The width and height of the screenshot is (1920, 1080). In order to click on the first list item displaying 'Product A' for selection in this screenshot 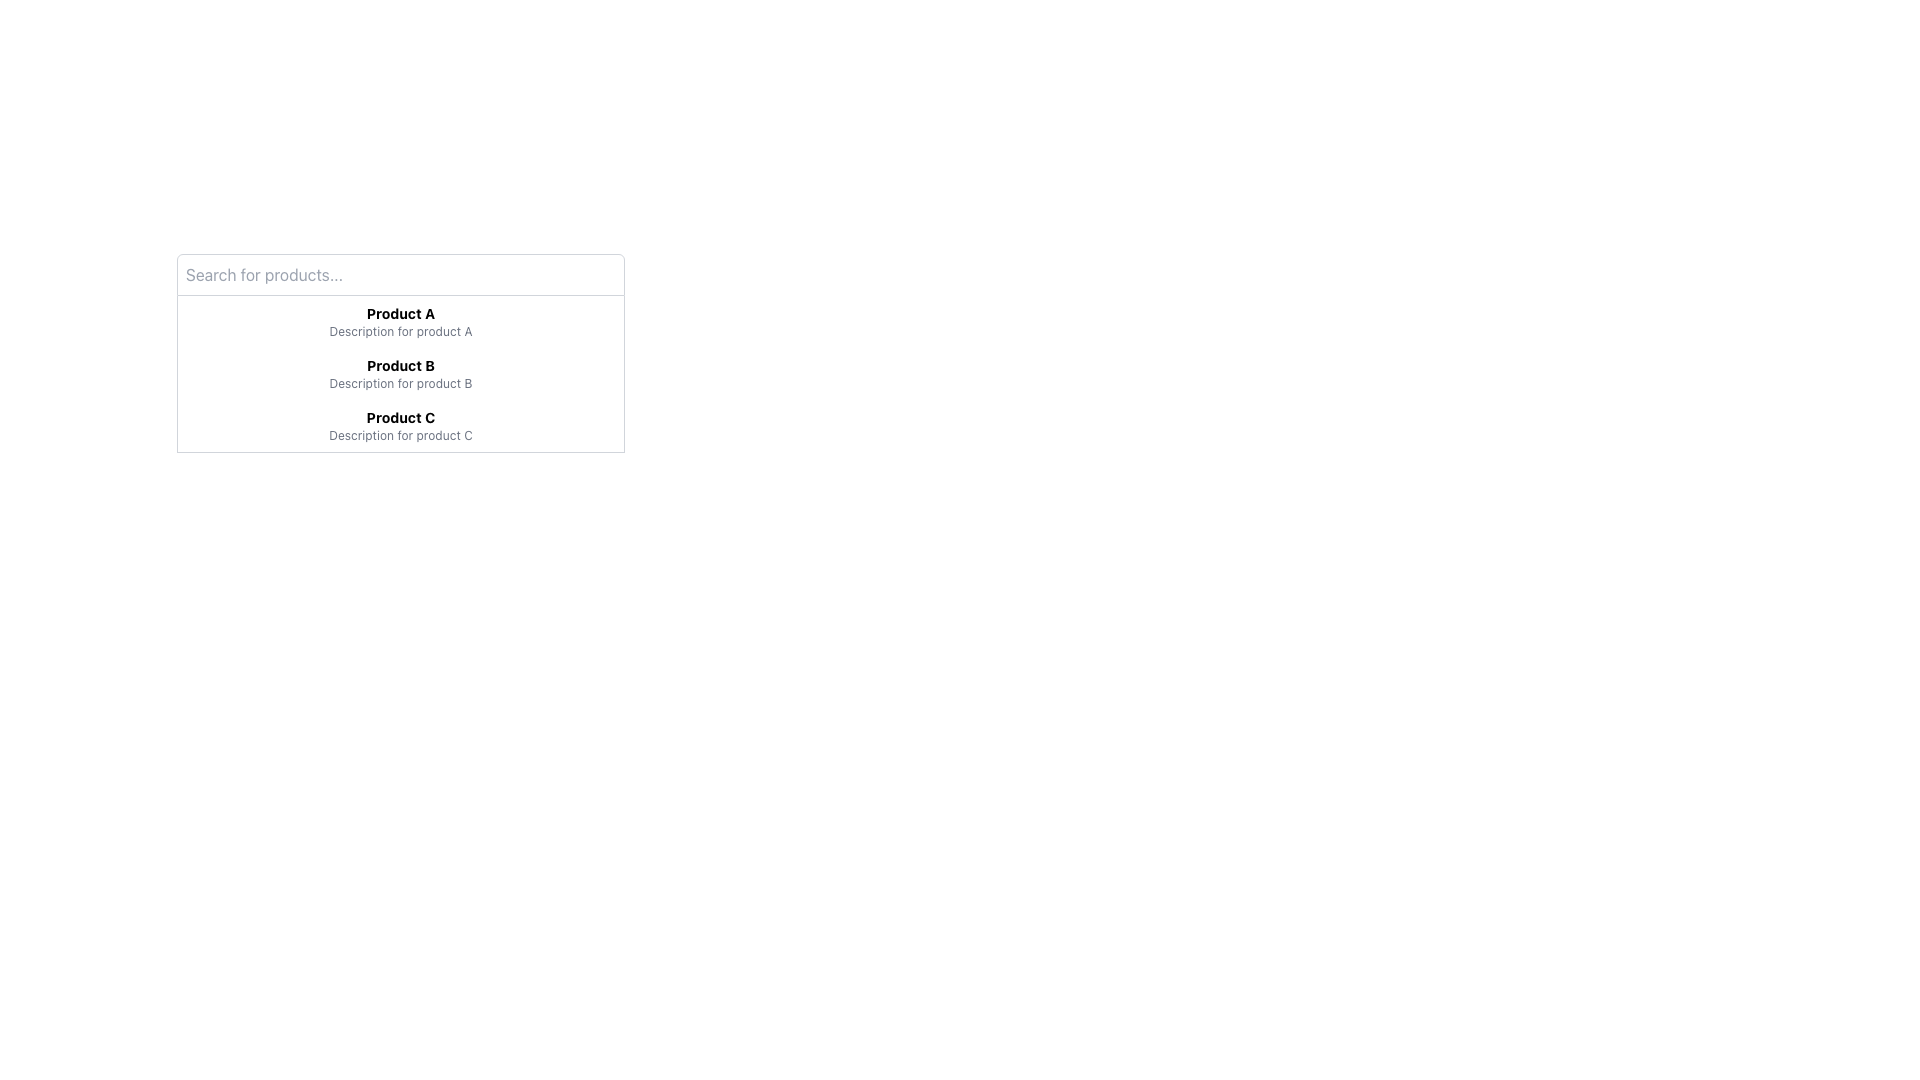, I will do `click(400, 320)`.